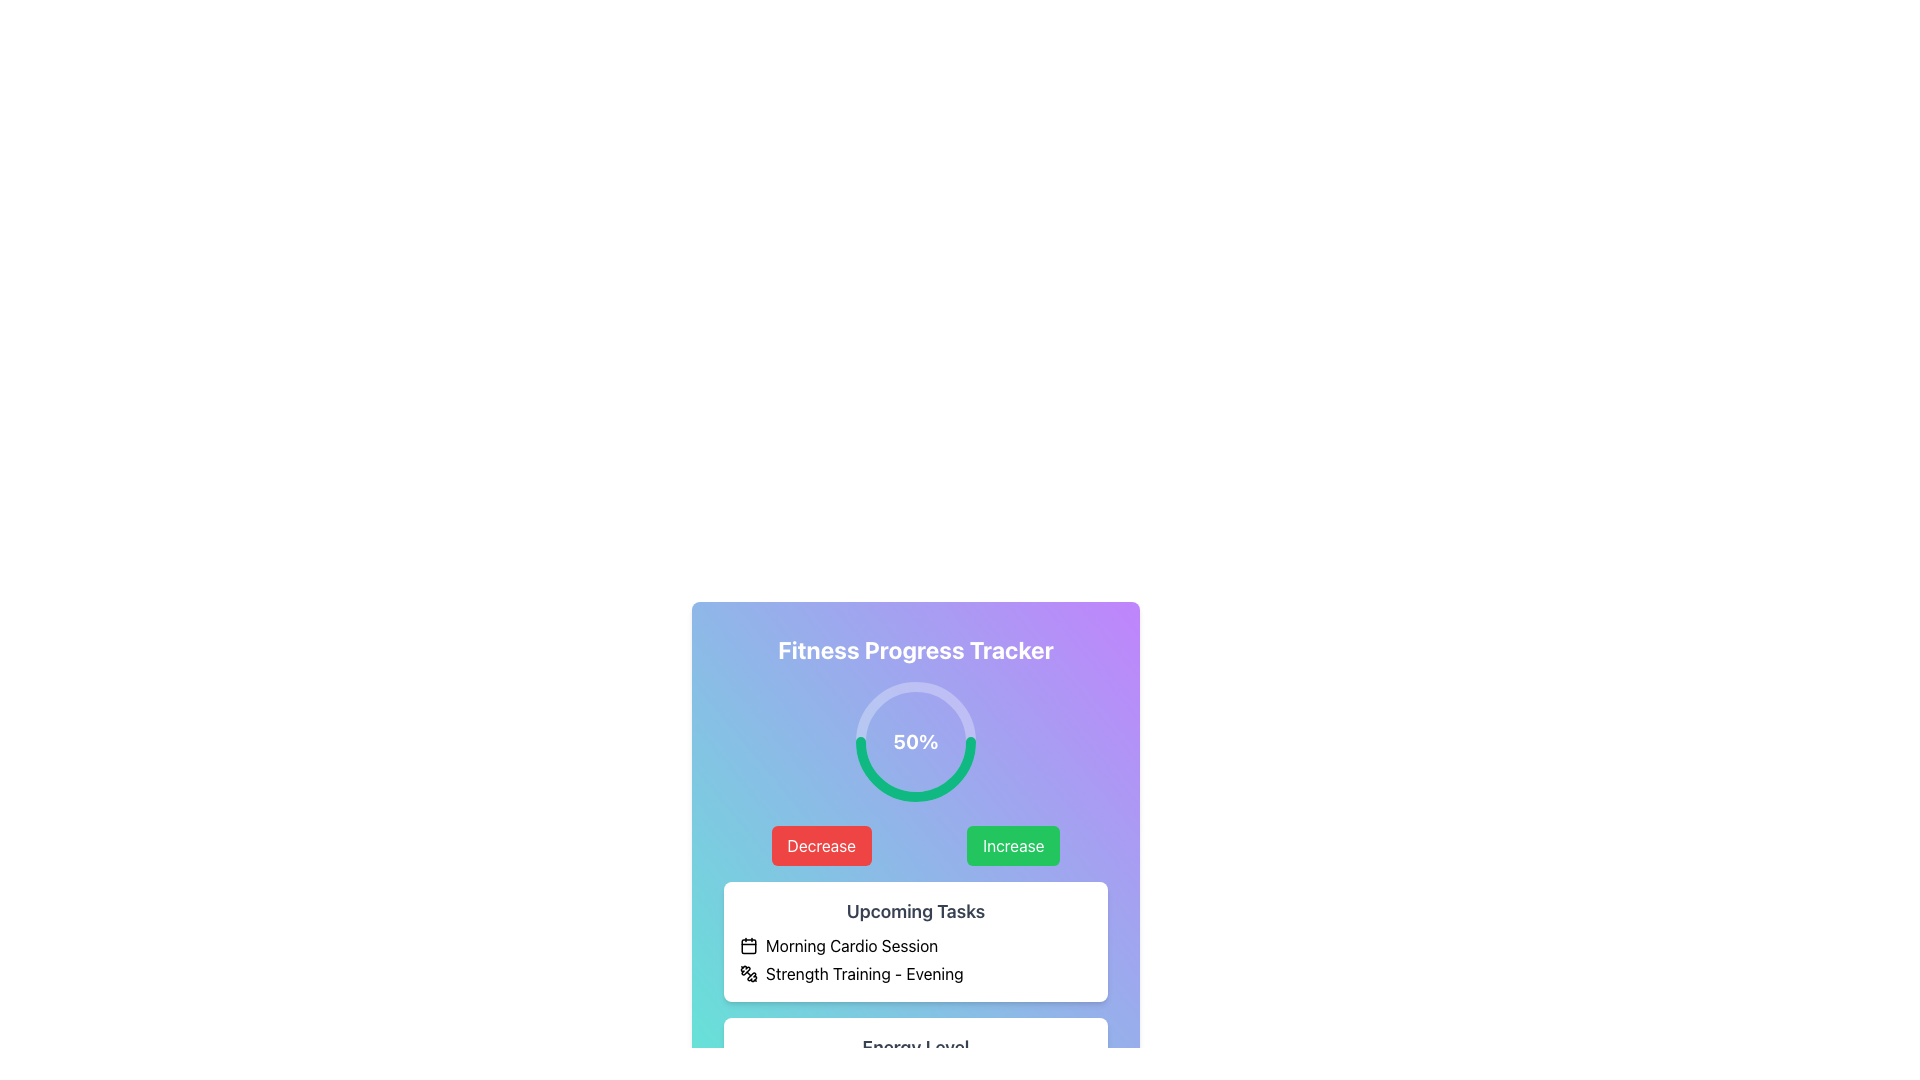  I want to click on the first static list item indicating 'Morning Cardio Session' under the 'Upcoming Tasks' section, so click(915, 945).